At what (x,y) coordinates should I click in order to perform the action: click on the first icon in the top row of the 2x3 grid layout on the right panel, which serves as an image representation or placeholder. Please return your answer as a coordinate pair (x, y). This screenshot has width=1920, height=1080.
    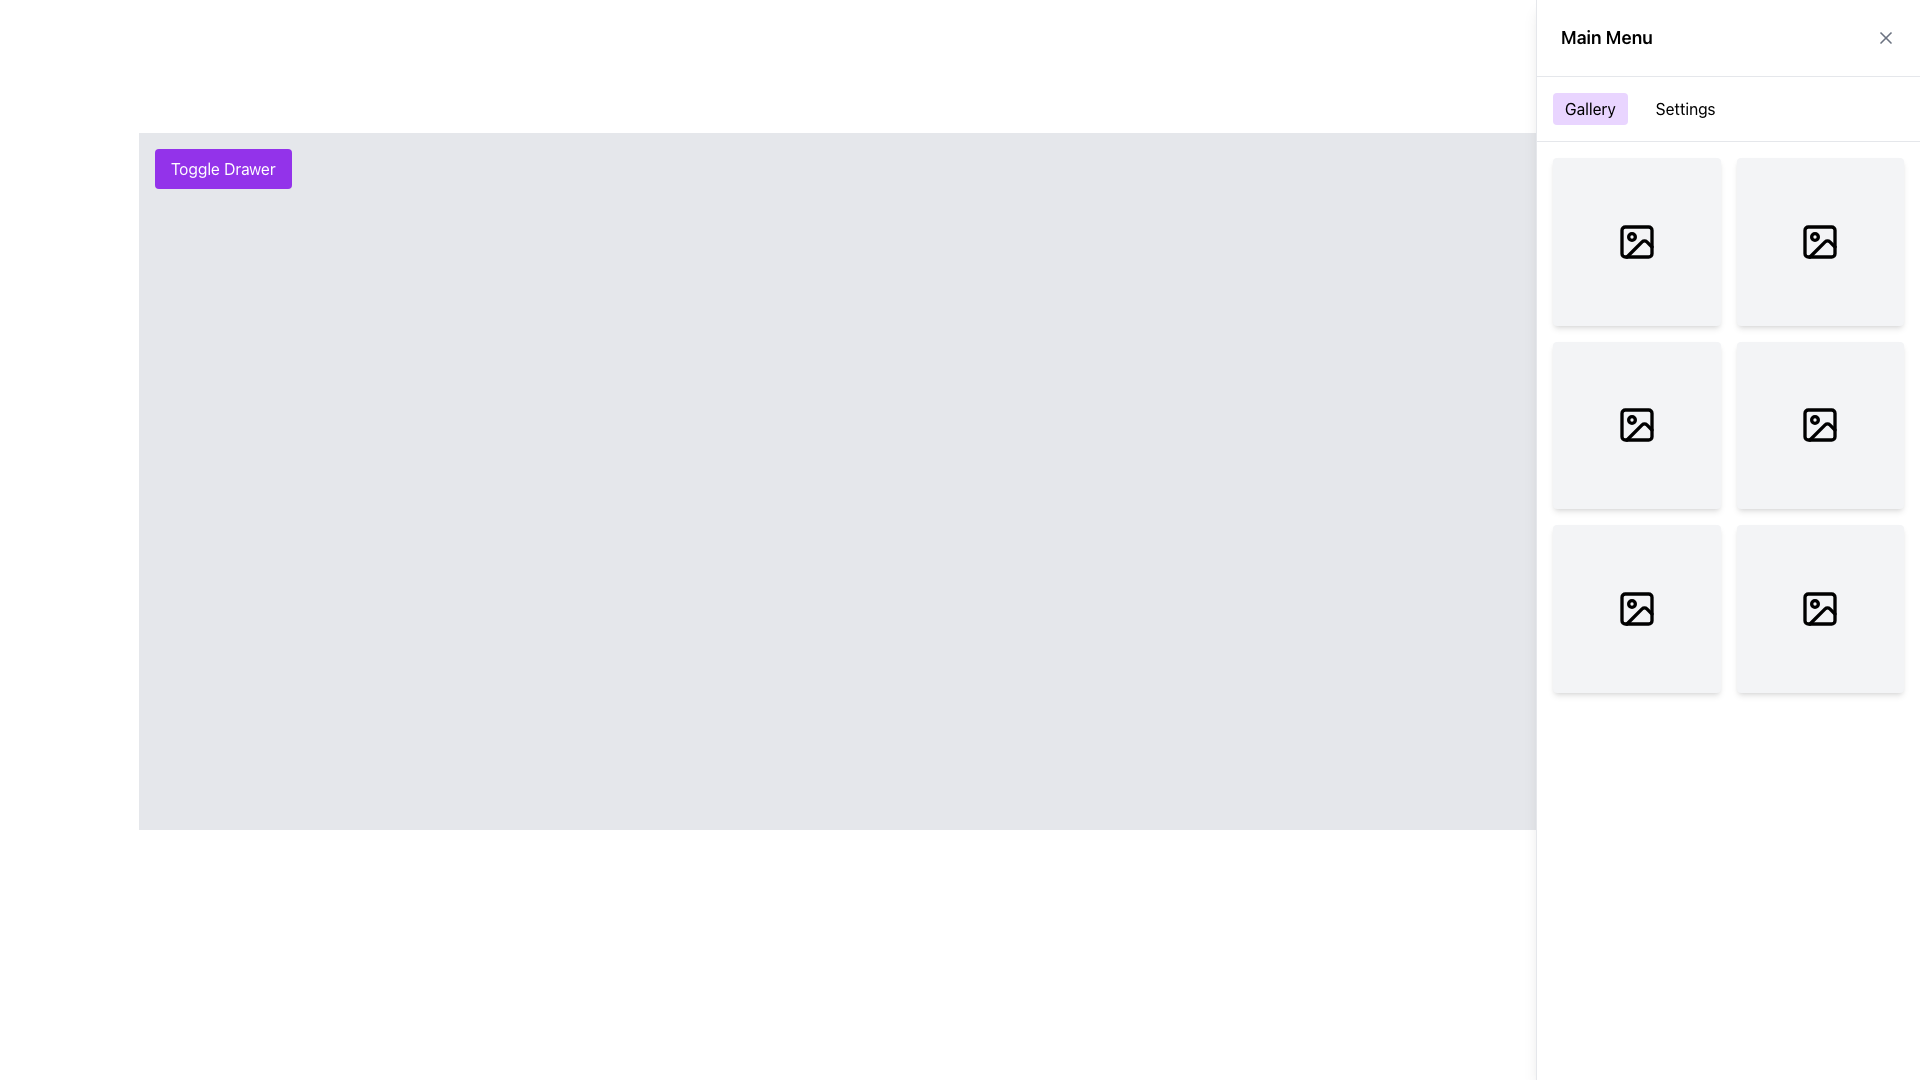
    Looking at the image, I should click on (1636, 240).